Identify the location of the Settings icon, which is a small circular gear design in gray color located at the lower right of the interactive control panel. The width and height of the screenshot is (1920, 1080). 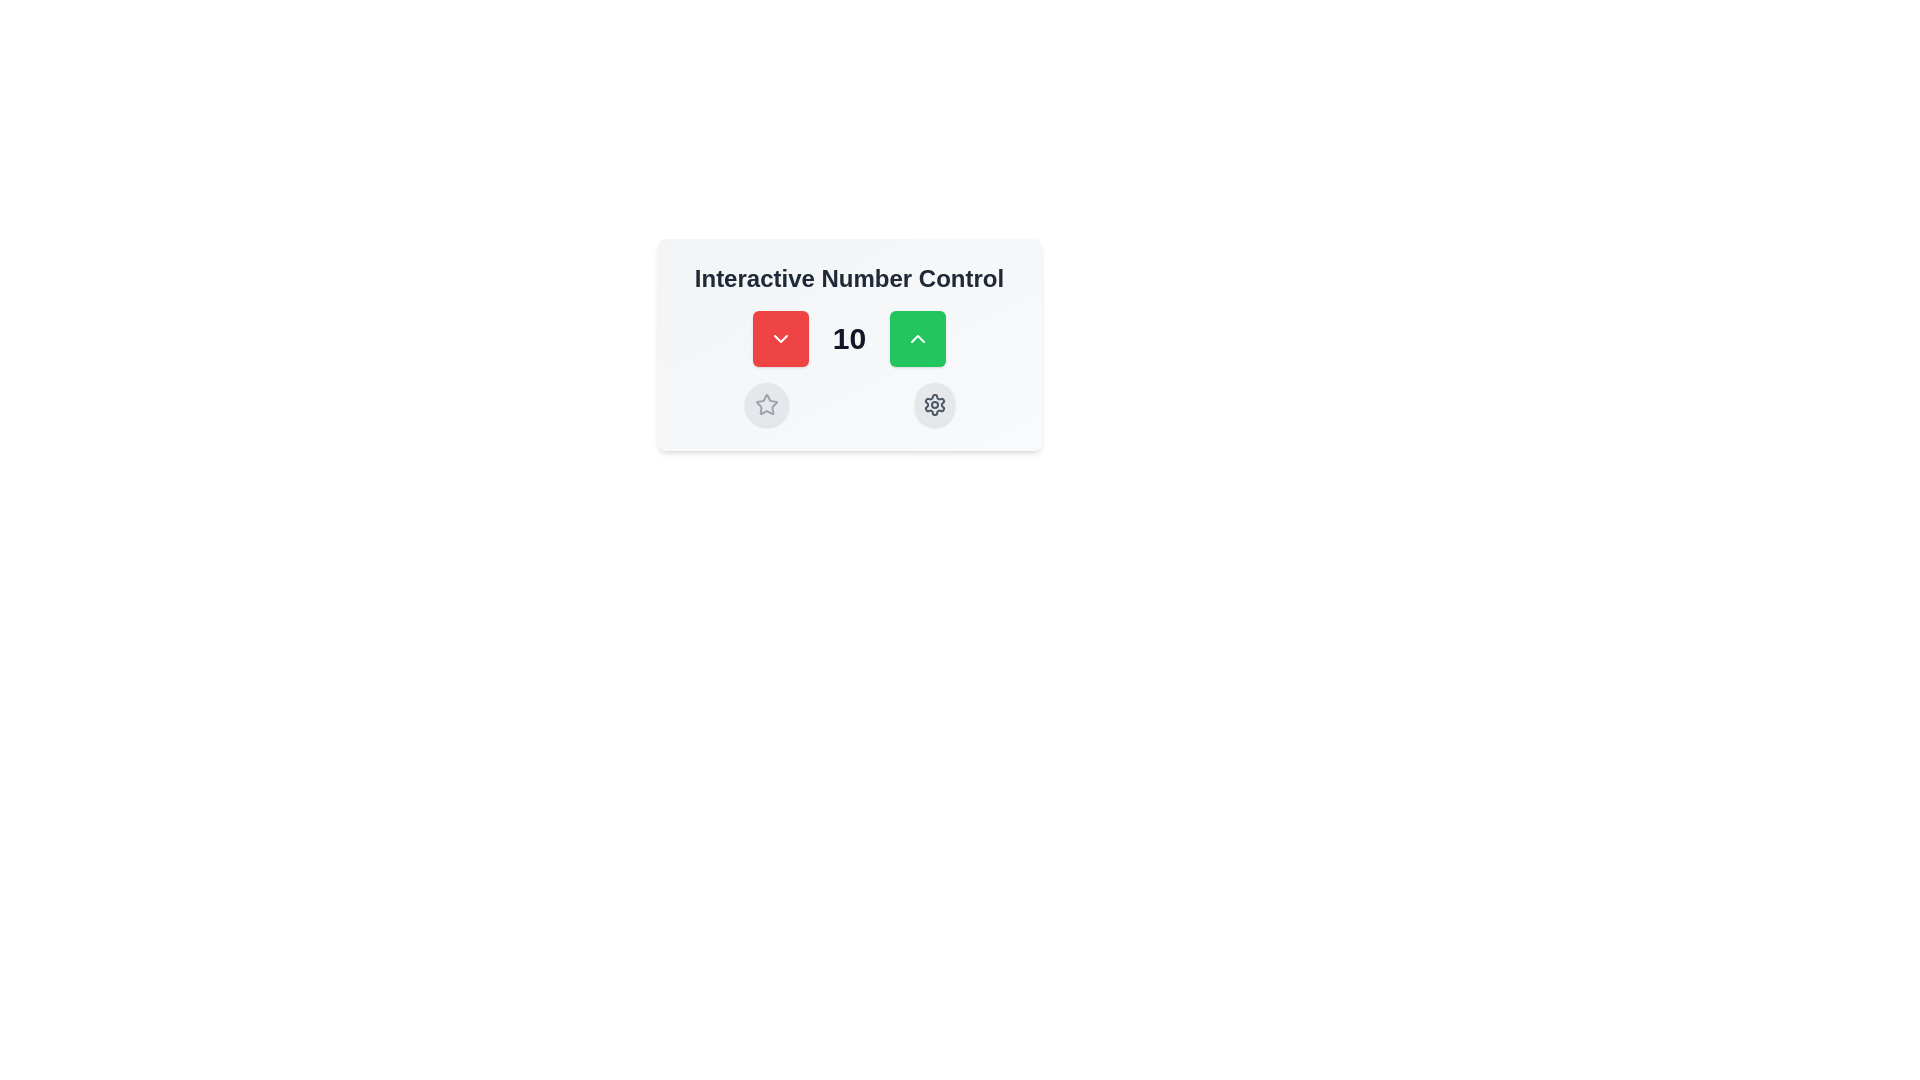
(933, 405).